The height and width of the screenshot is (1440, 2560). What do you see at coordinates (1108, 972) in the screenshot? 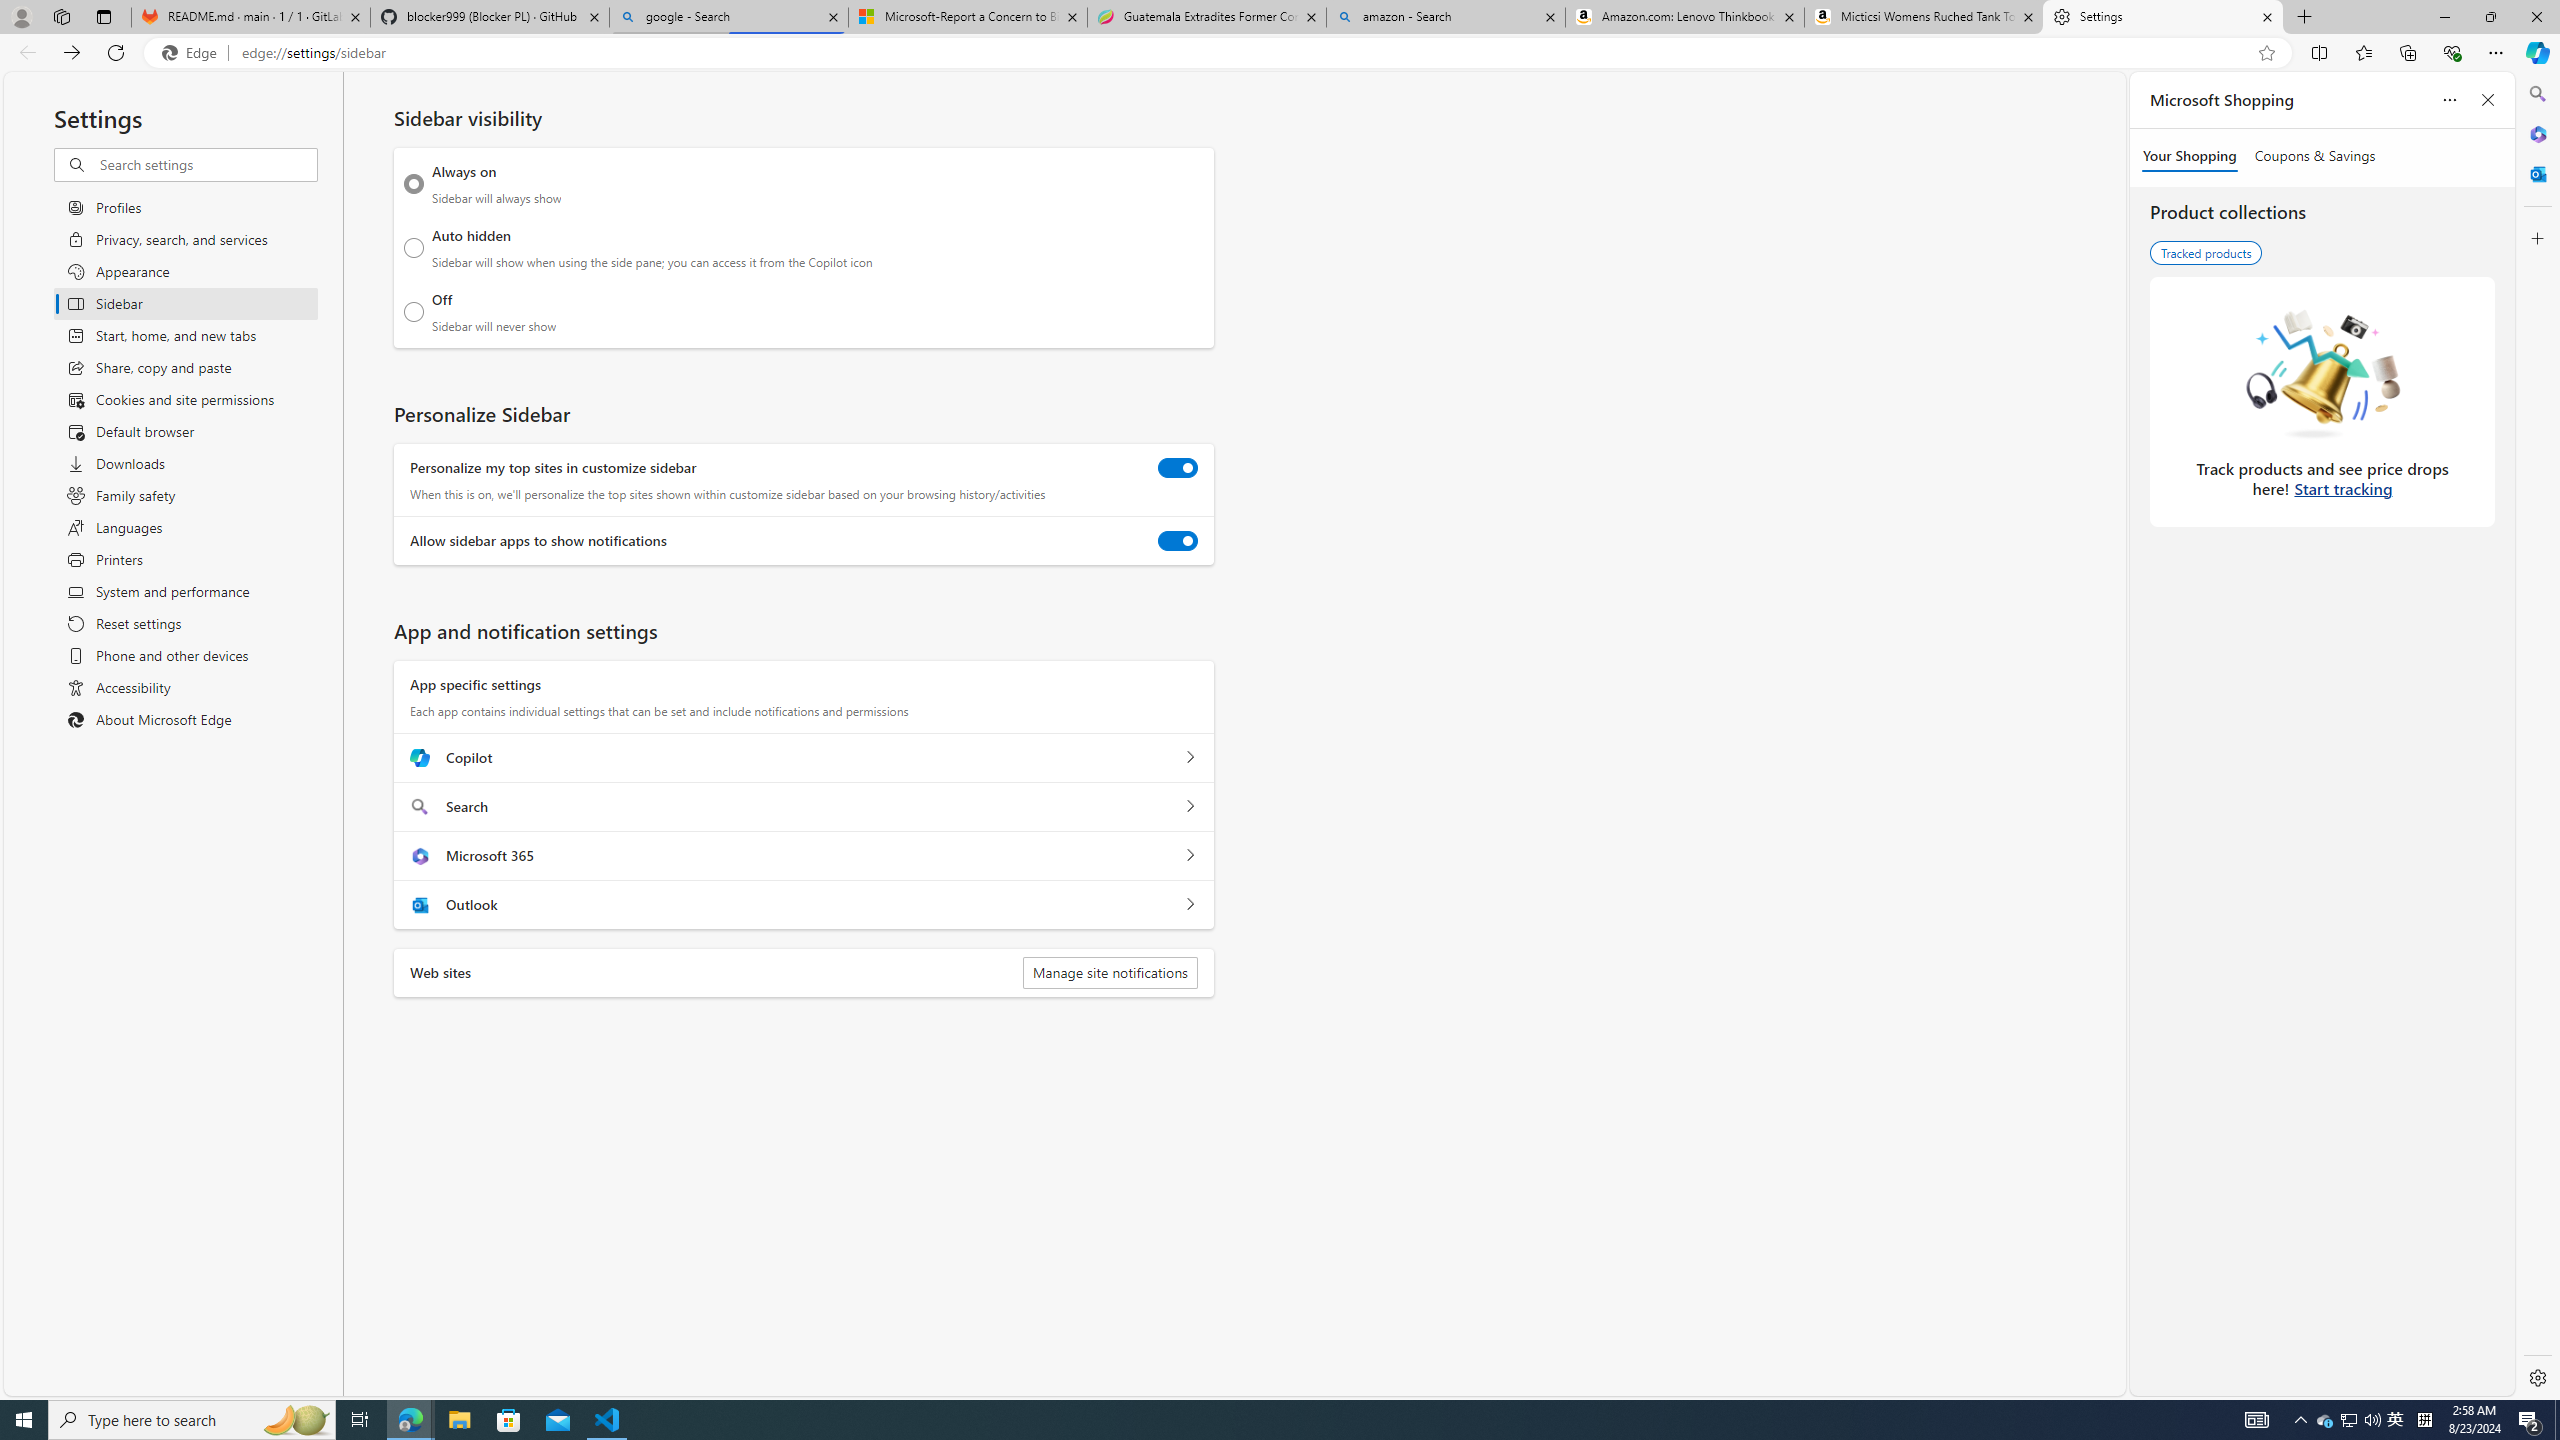
I see `'Manage site notifications'` at bounding box center [1108, 972].